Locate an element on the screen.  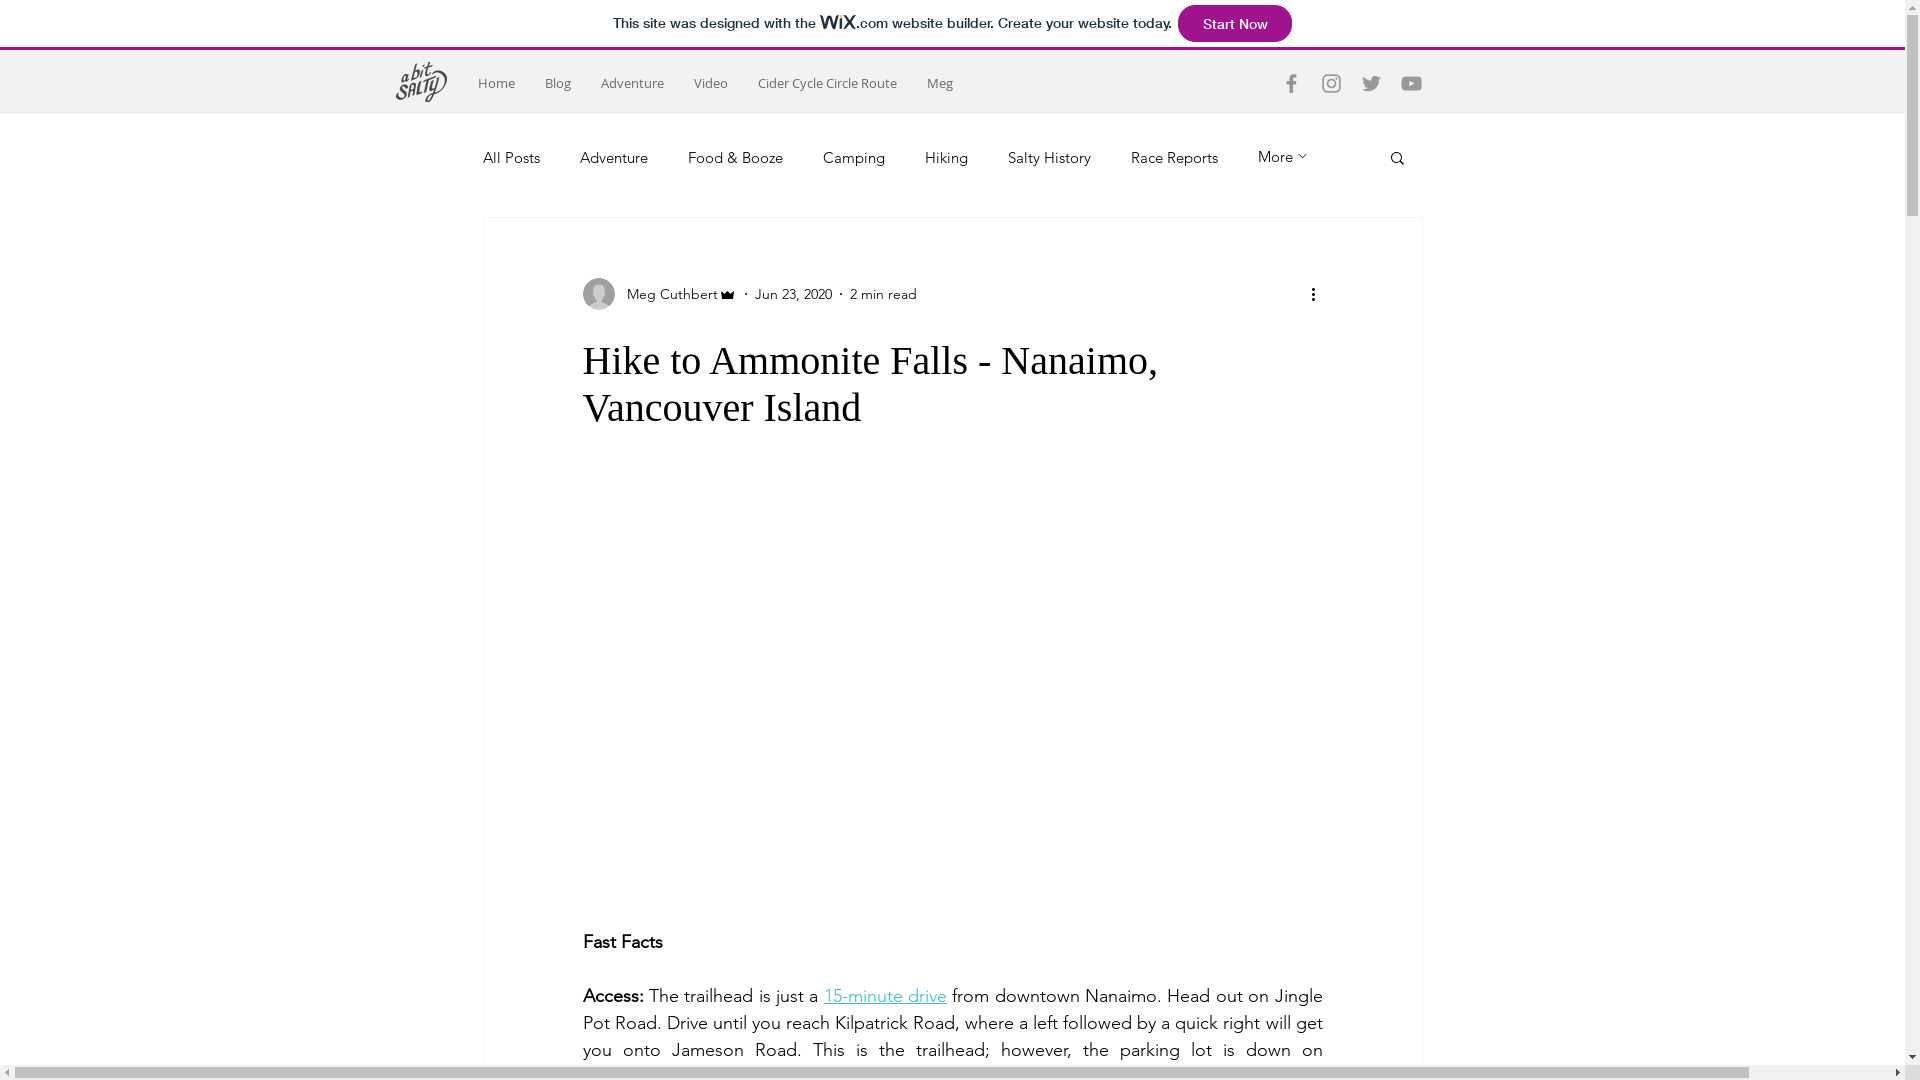
'Adventure' is located at coordinates (631, 82).